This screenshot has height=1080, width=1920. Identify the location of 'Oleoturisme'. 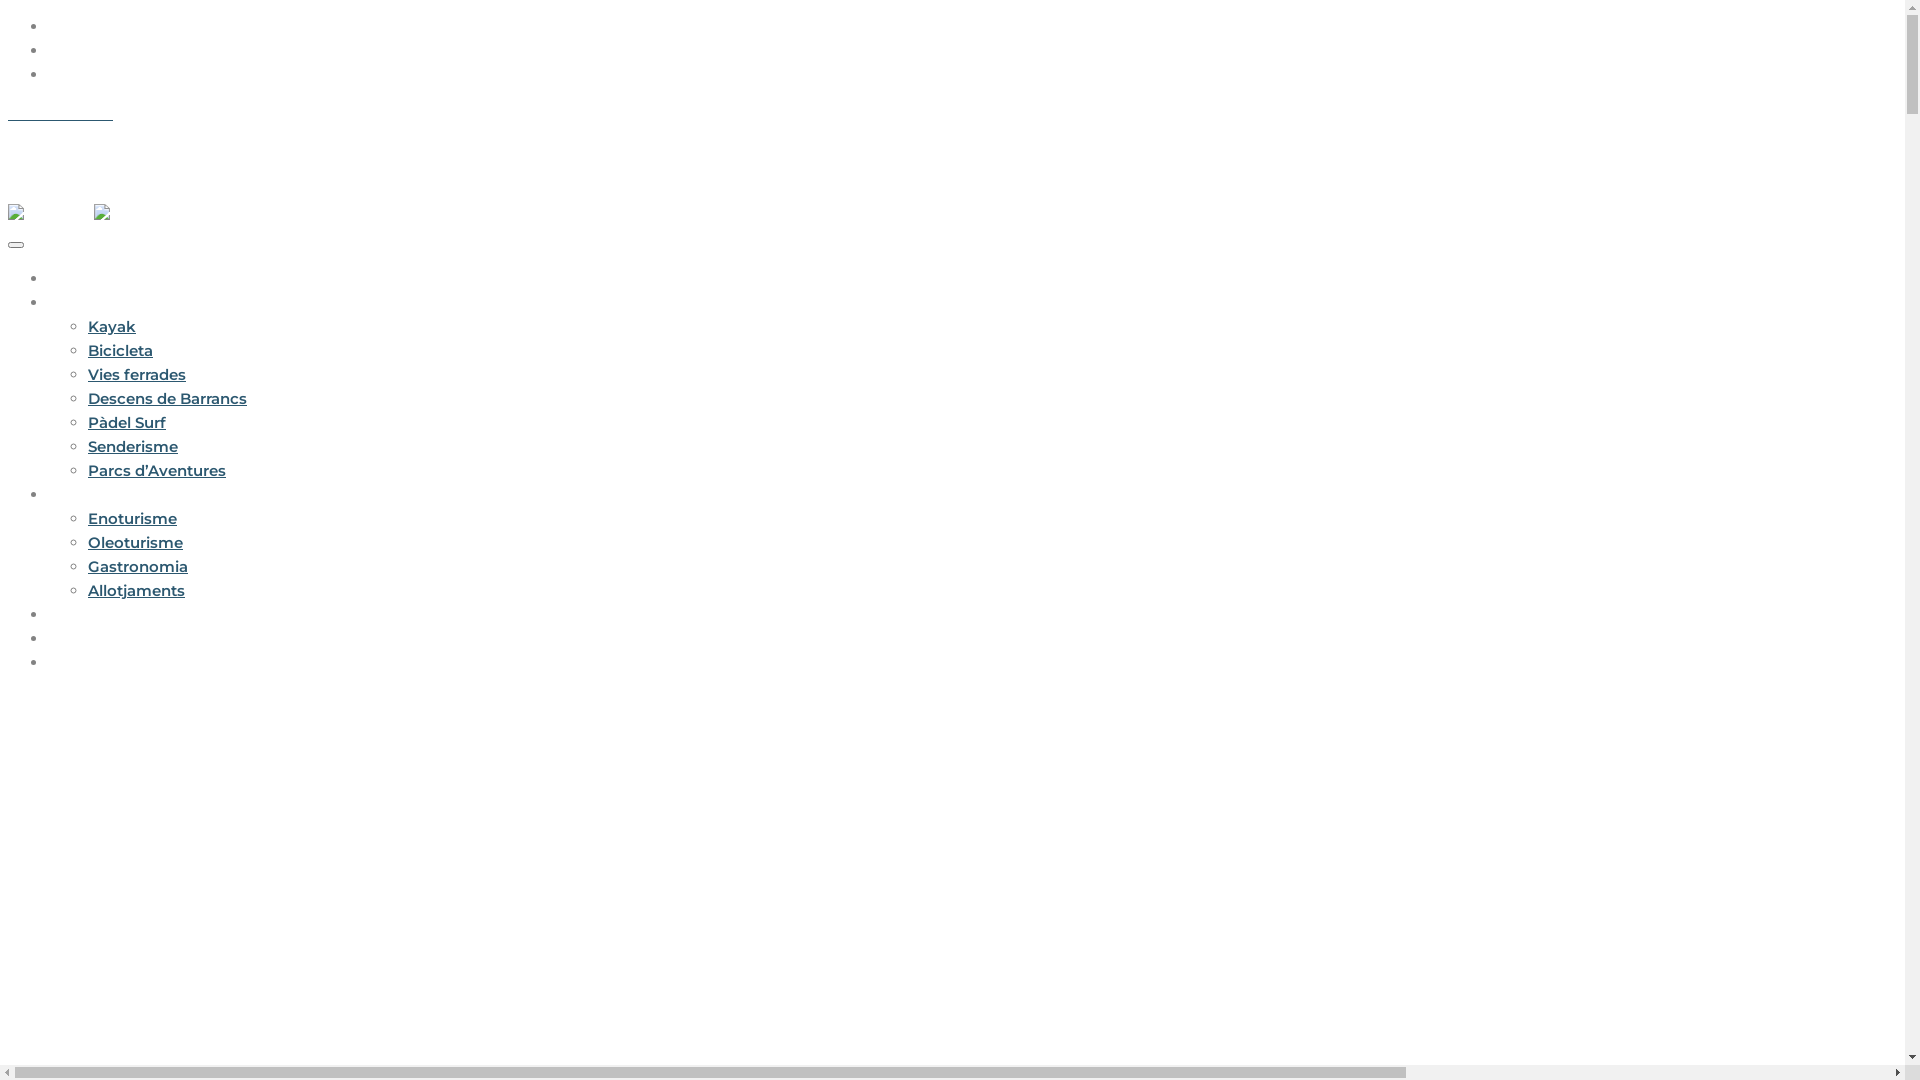
(134, 542).